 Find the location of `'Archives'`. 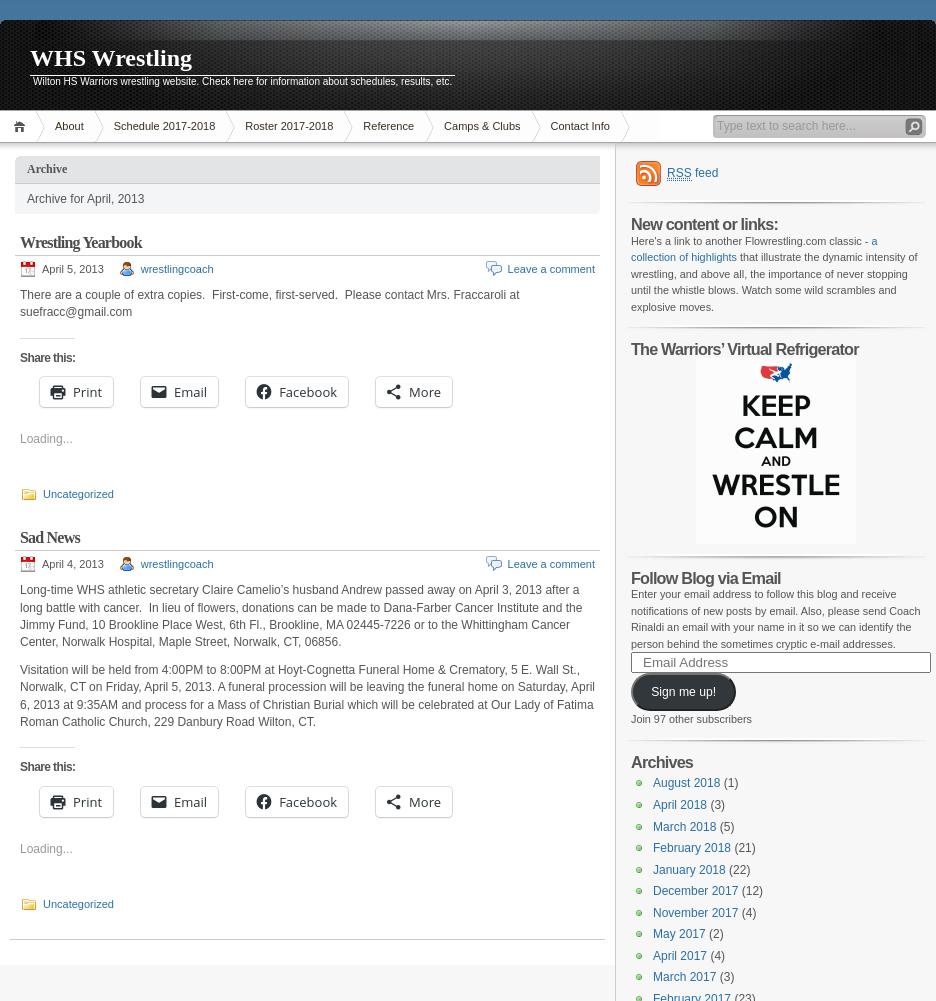

'Archives' is located at coordinates (661, 760).